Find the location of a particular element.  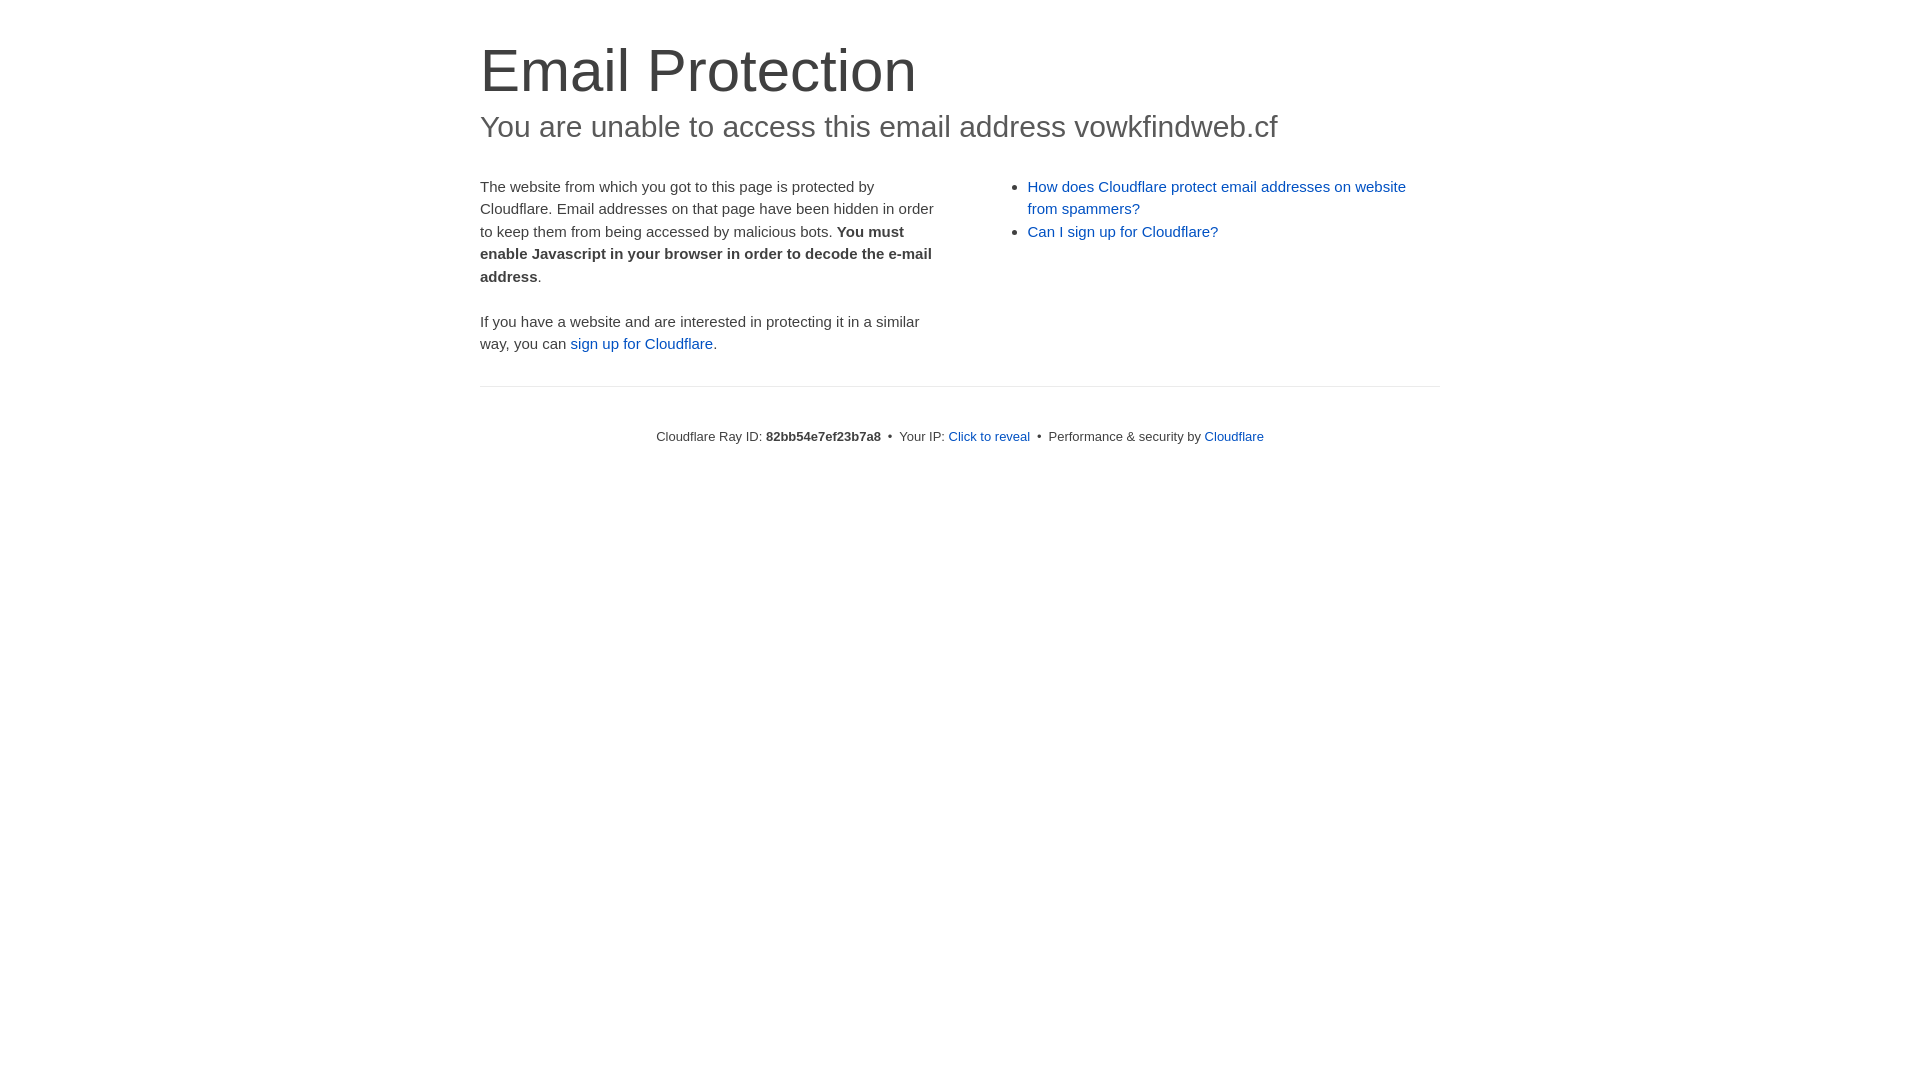

'Cloudflare' is located at coordinates (1233, 435).